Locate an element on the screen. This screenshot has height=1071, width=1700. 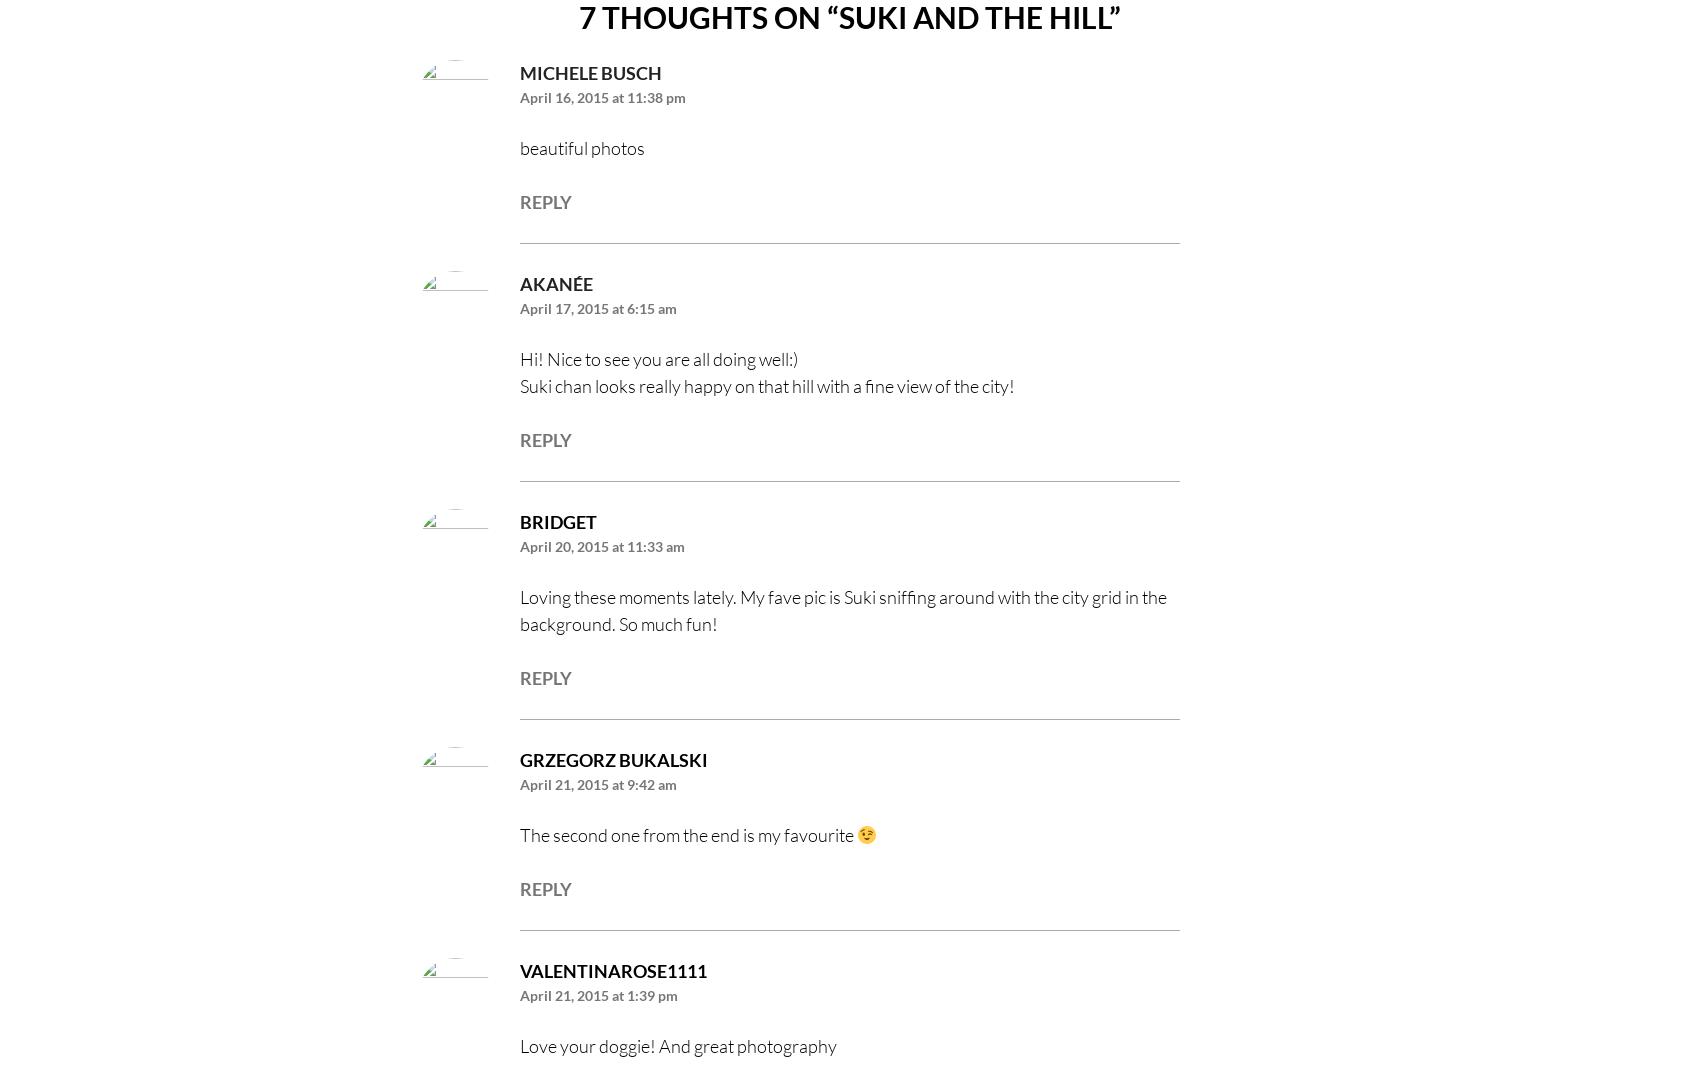
'The second one from the end is my favourite' is located at coordinates (688, 833).